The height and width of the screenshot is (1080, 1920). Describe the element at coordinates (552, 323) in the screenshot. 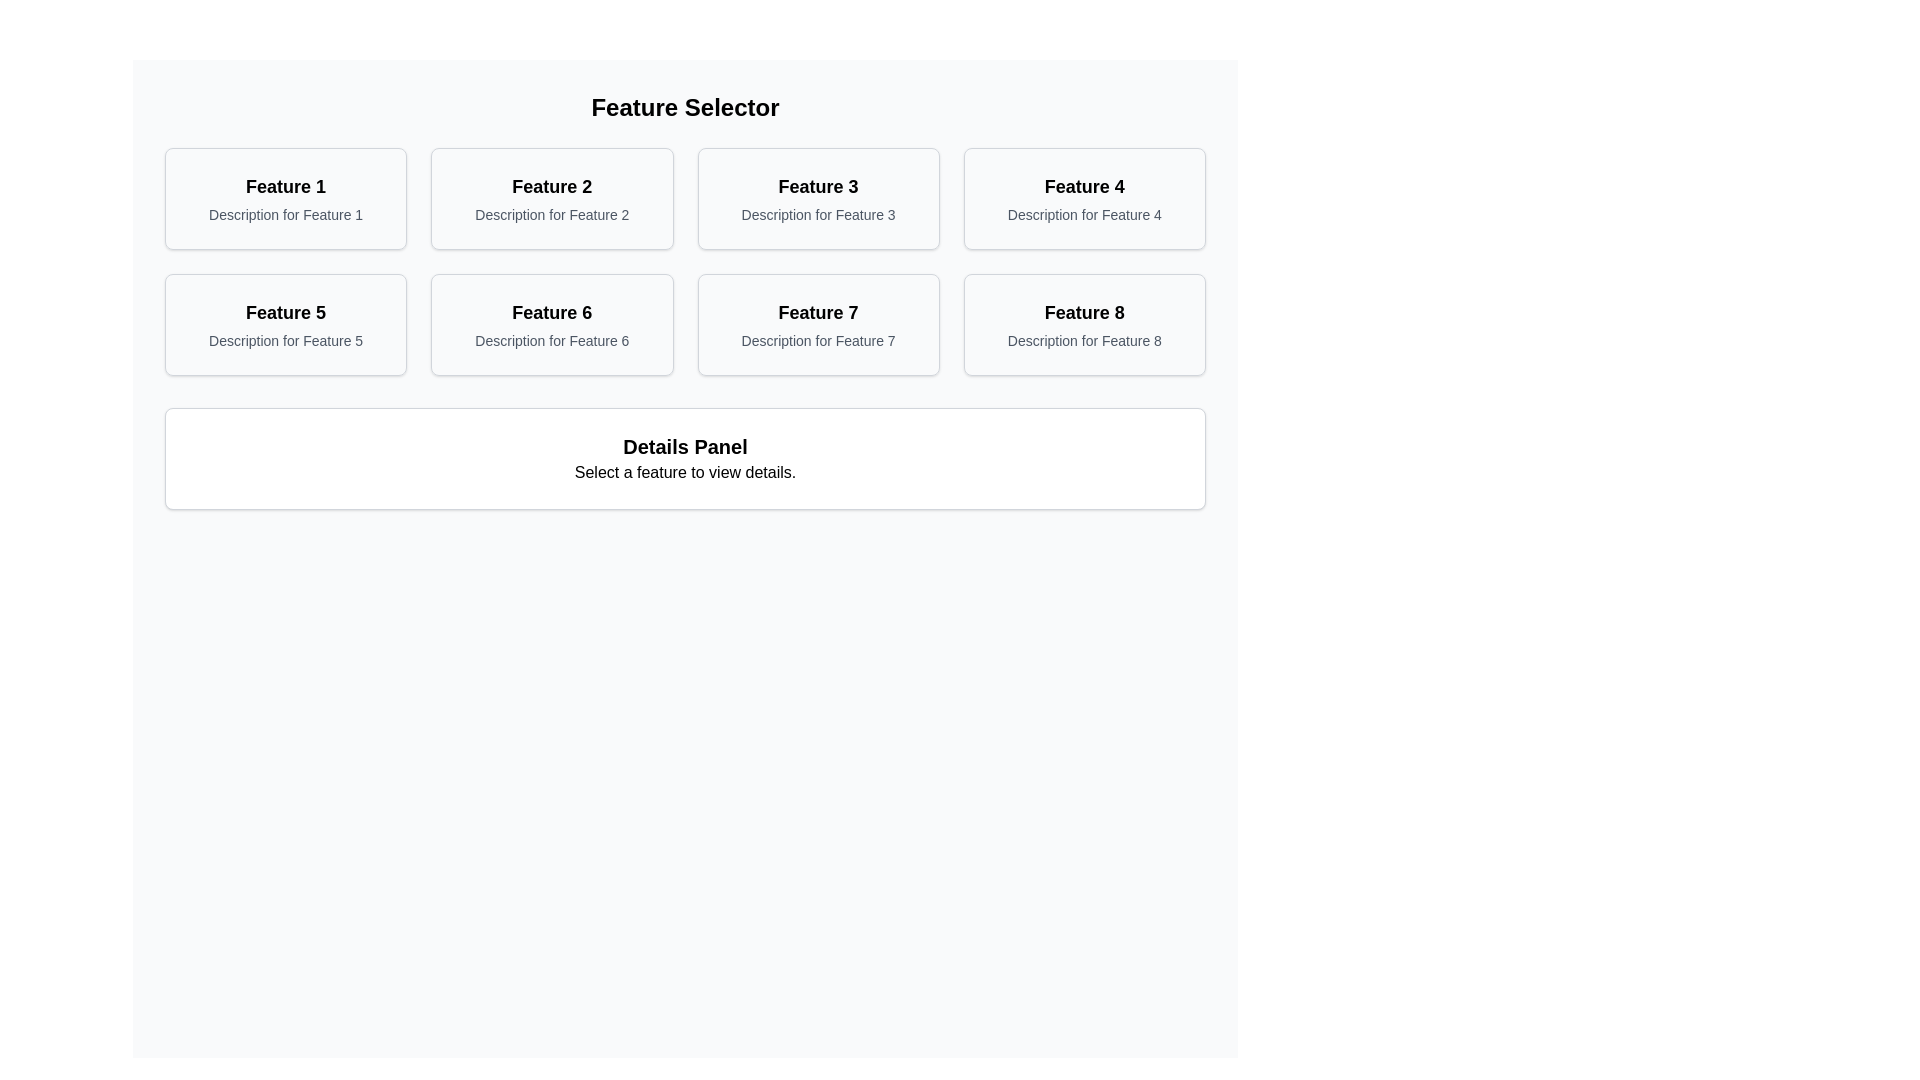

I see `the interactive card representing 'Feature 6', which is located in the lower row, second from the left in a grid layout of eight cards` at that location.